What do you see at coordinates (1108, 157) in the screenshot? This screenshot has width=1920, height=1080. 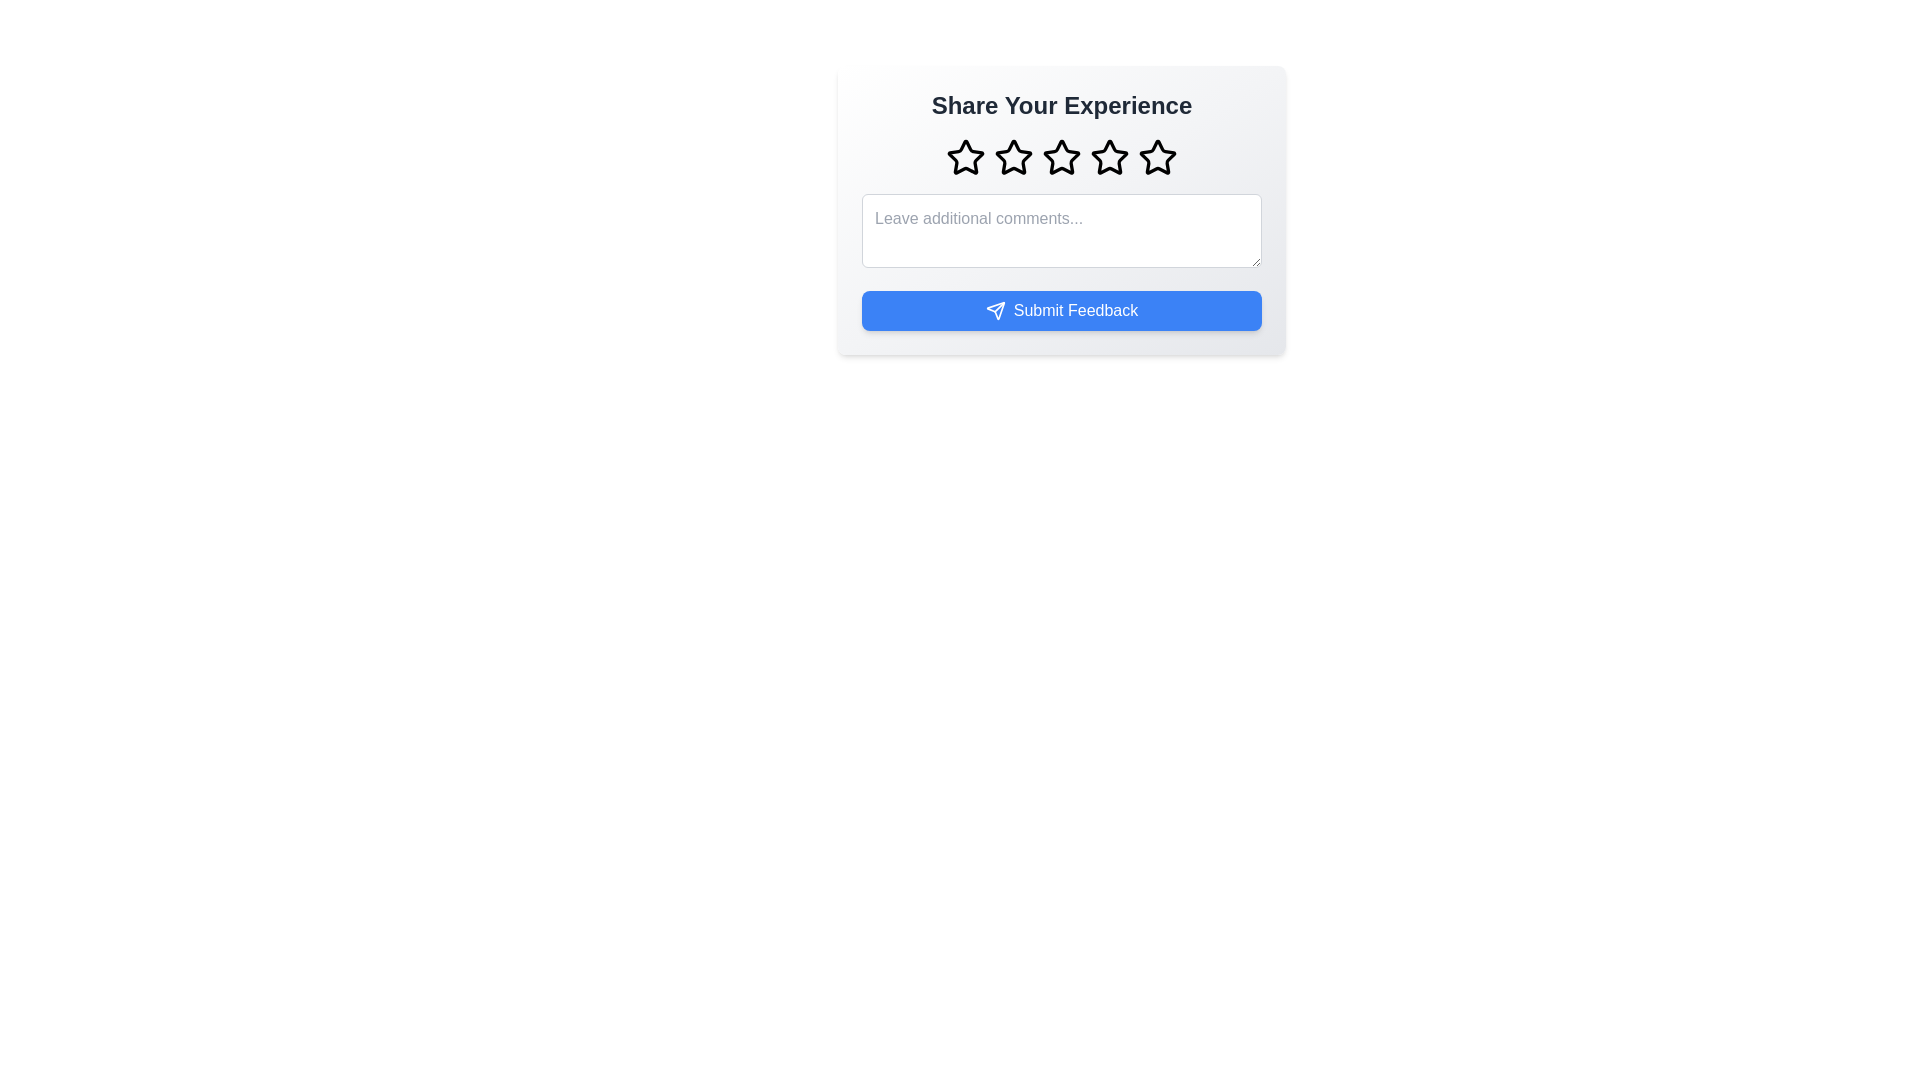 I see `the fourth rating star icon, which is yellow and has a black outline, to indicate intent to select` at bounding box center [1108, 157].